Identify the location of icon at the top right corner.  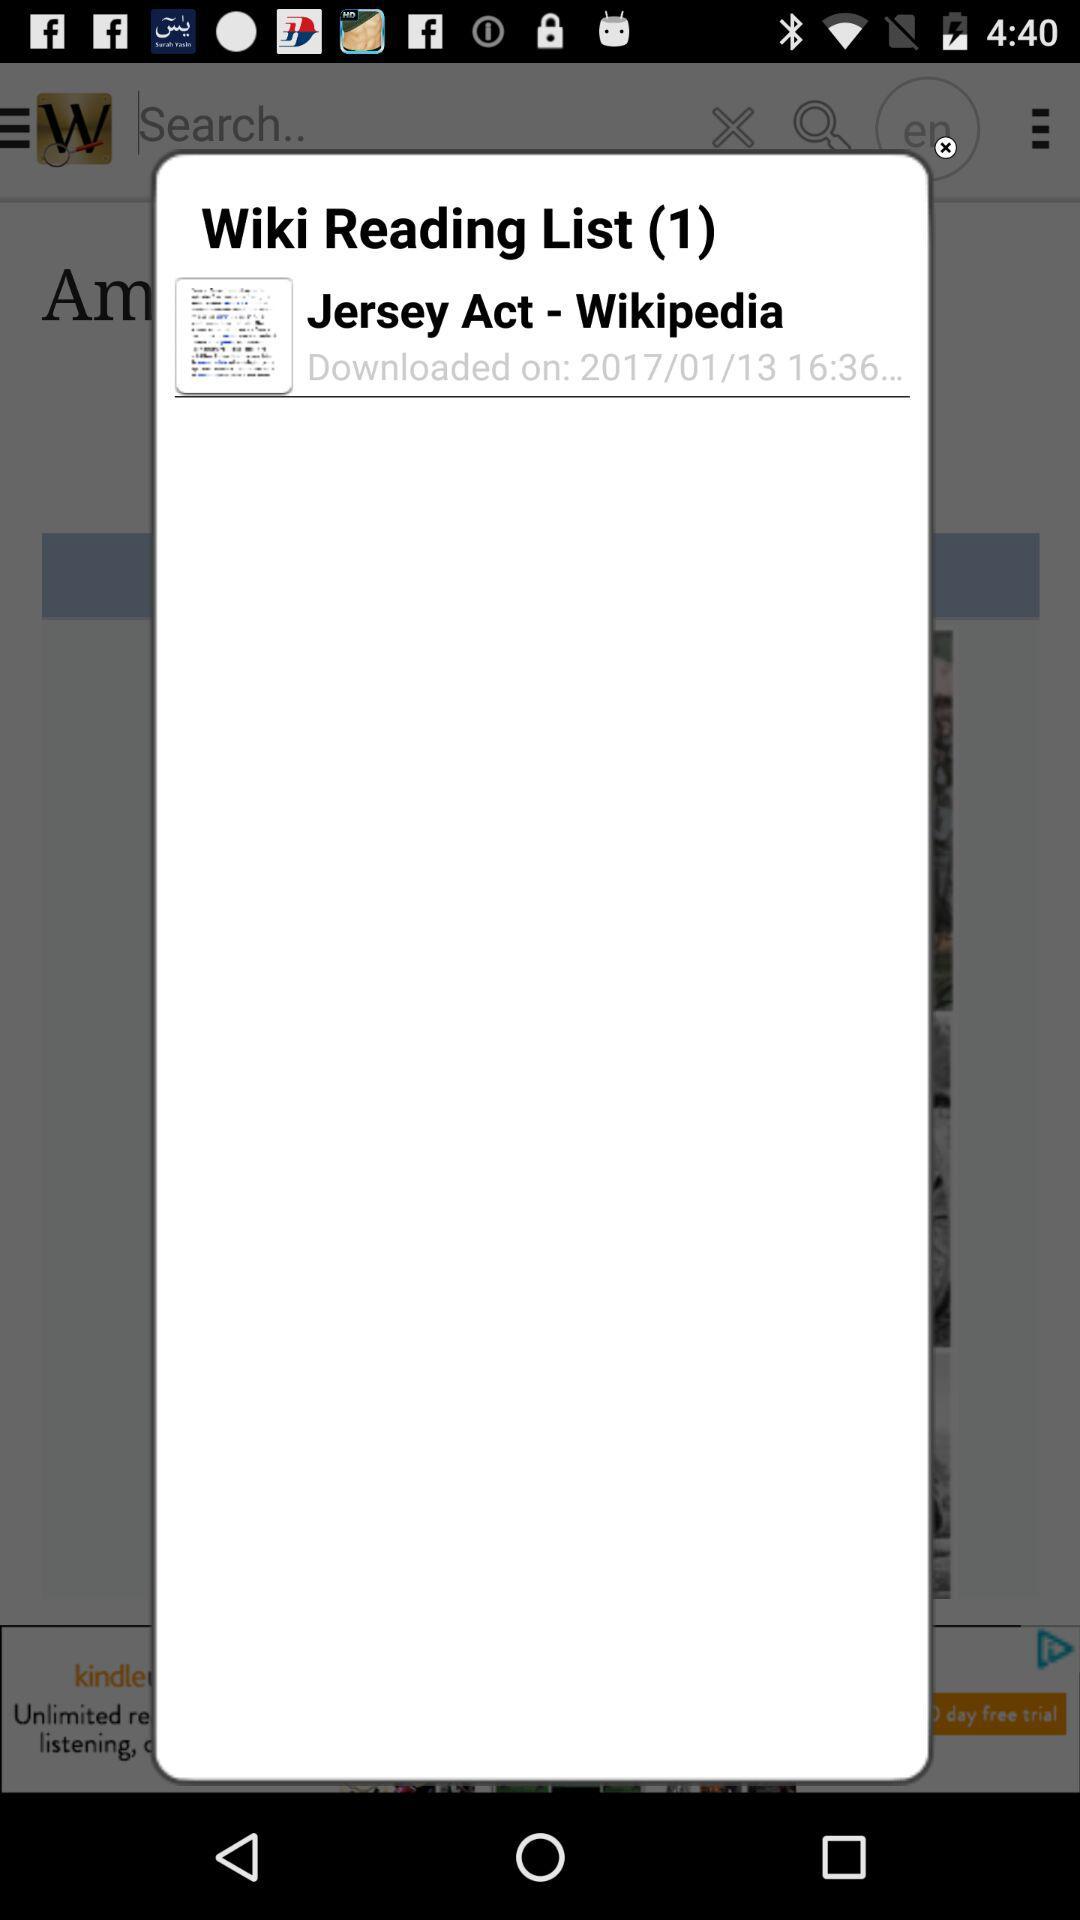
(945, 146).